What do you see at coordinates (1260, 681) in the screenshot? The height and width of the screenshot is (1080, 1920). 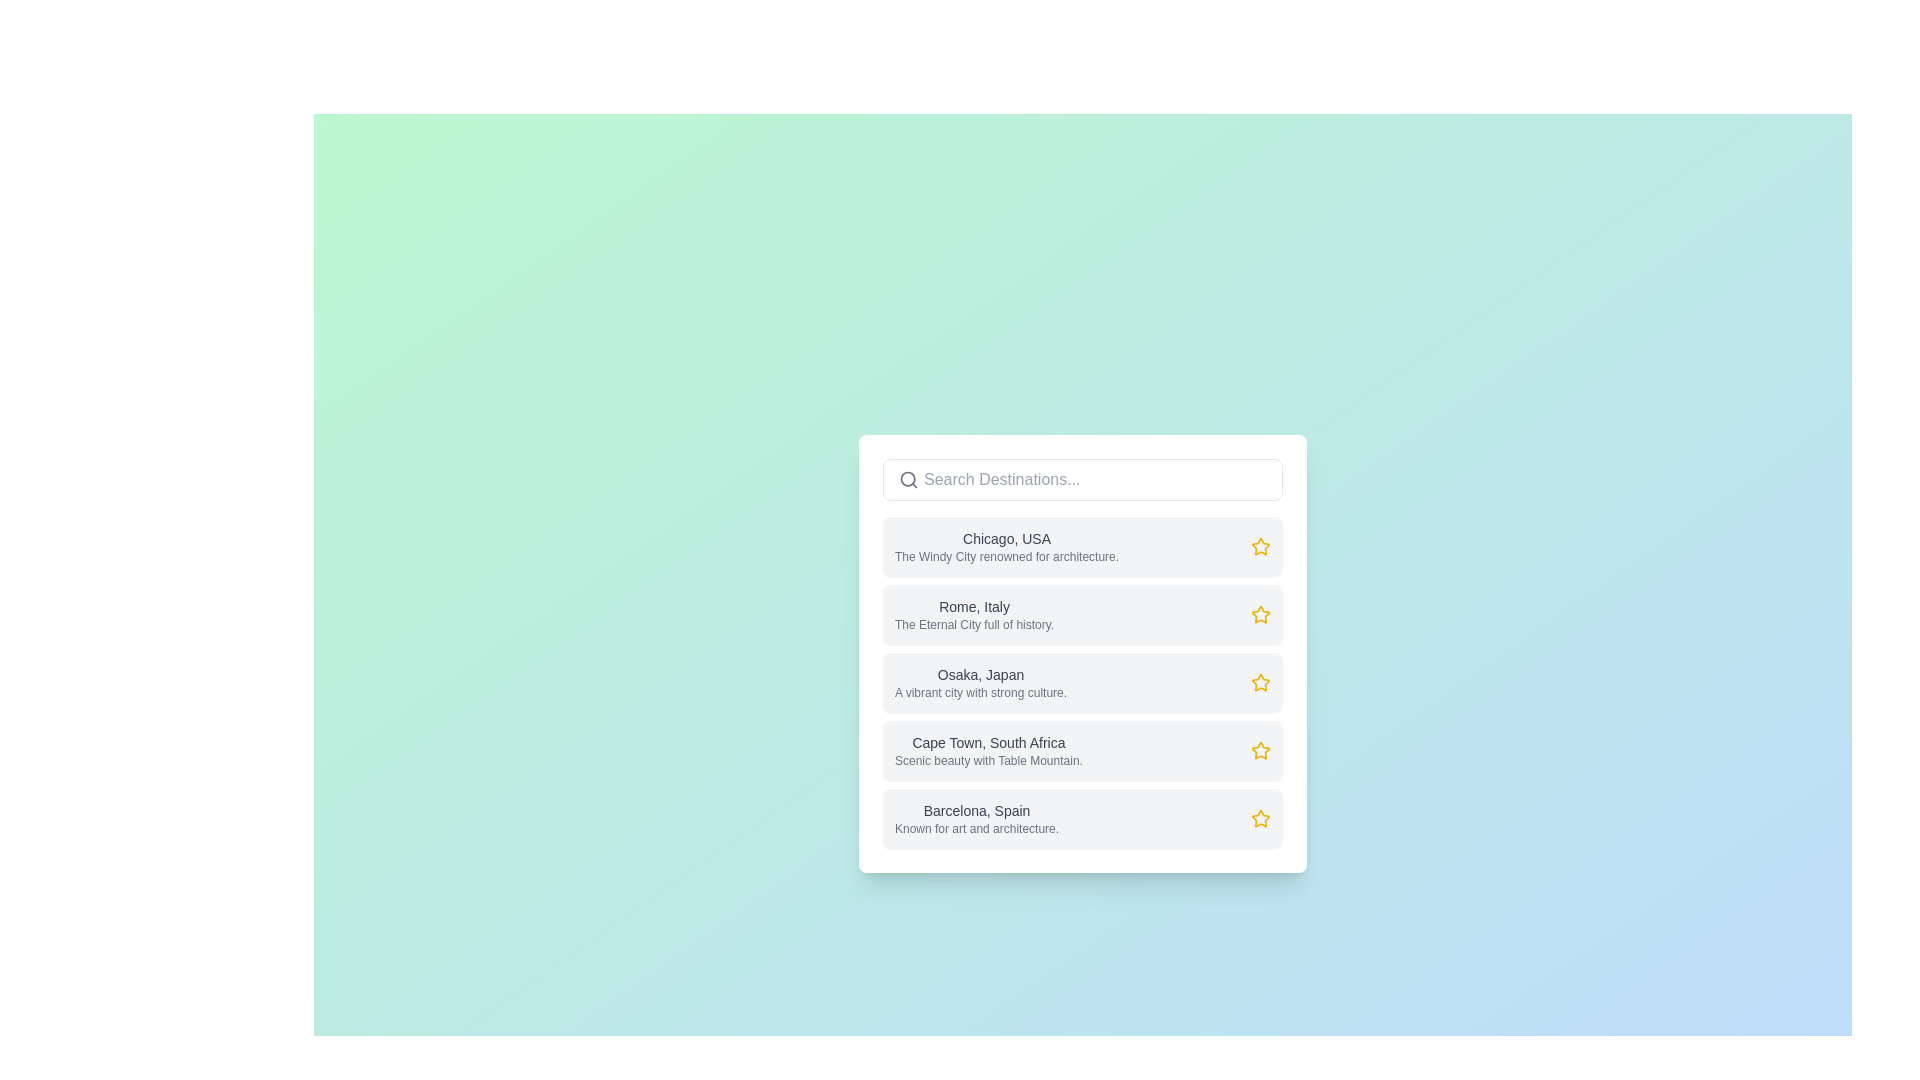 I see `the star icon` at bounding box center [1260, 681].